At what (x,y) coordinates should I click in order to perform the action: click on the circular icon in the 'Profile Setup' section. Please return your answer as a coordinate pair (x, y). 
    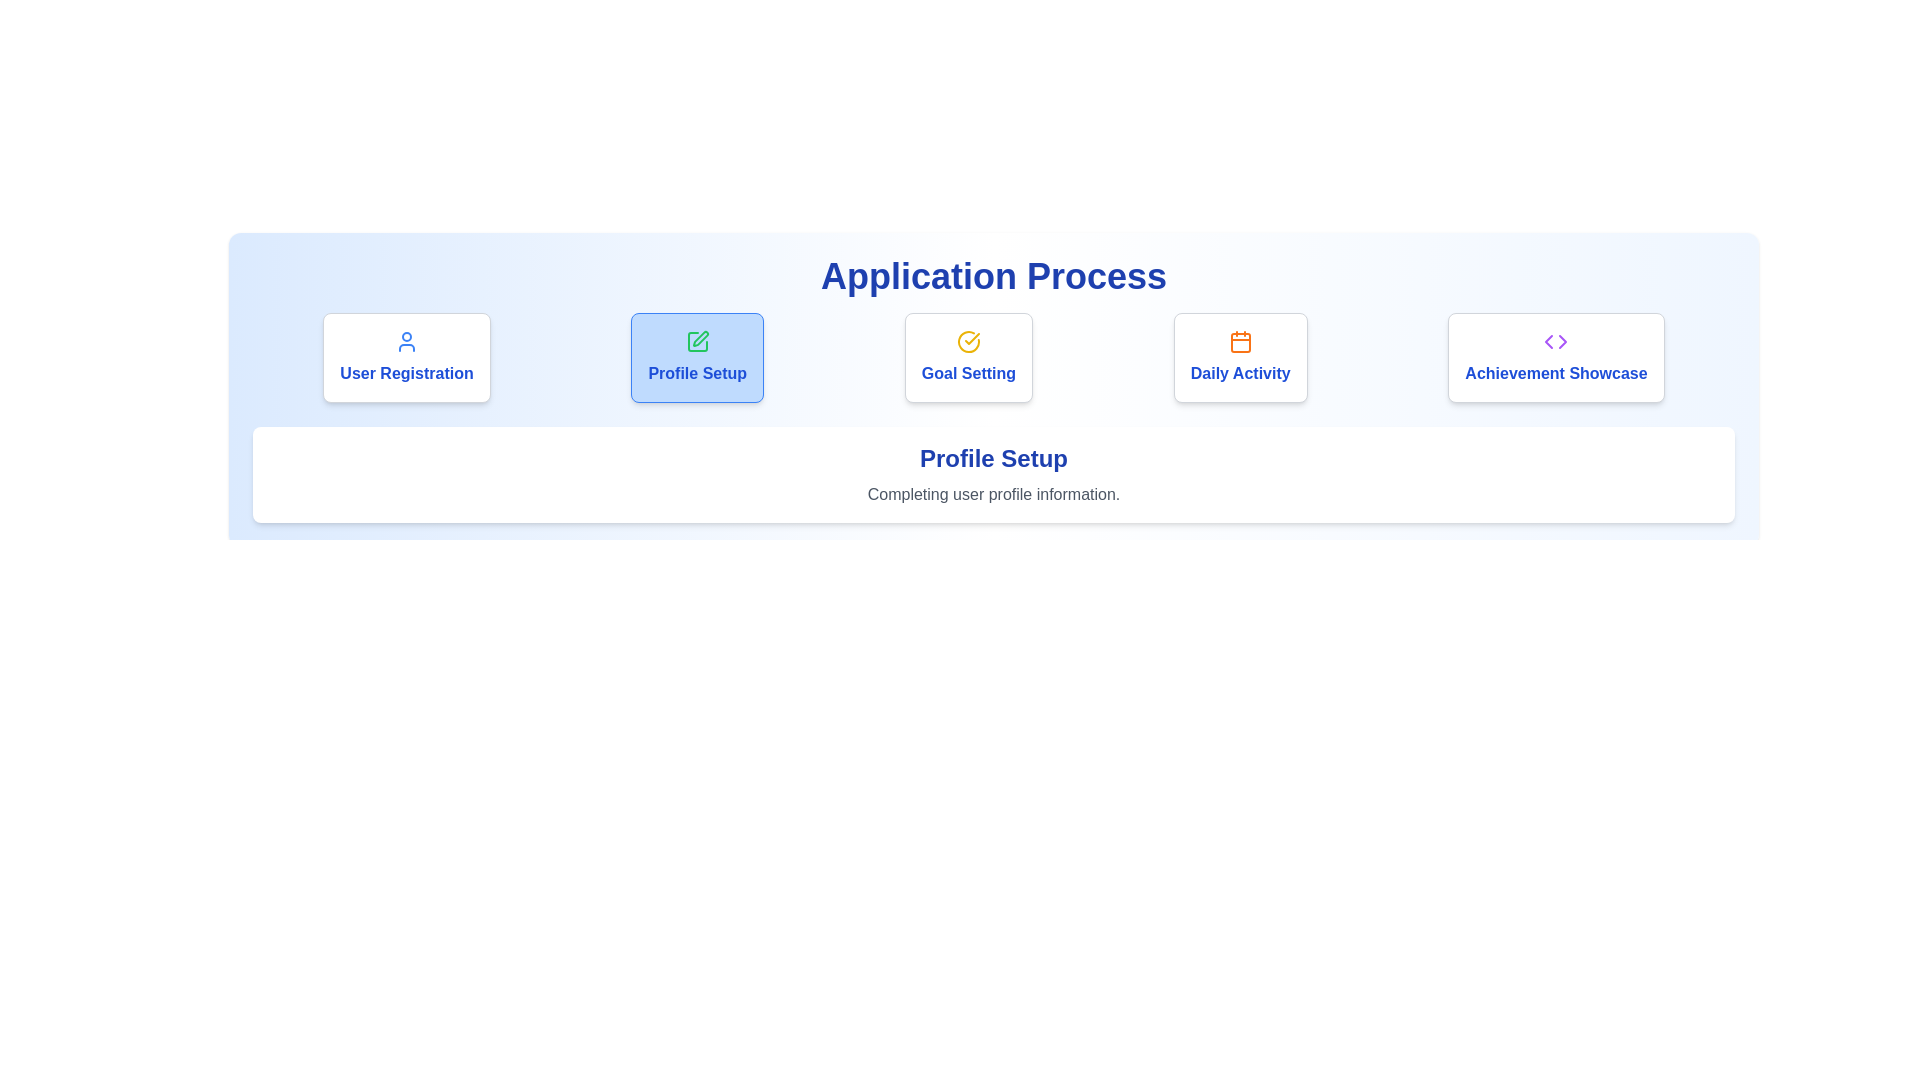
    Looking at the image, I should click on (972, 338).